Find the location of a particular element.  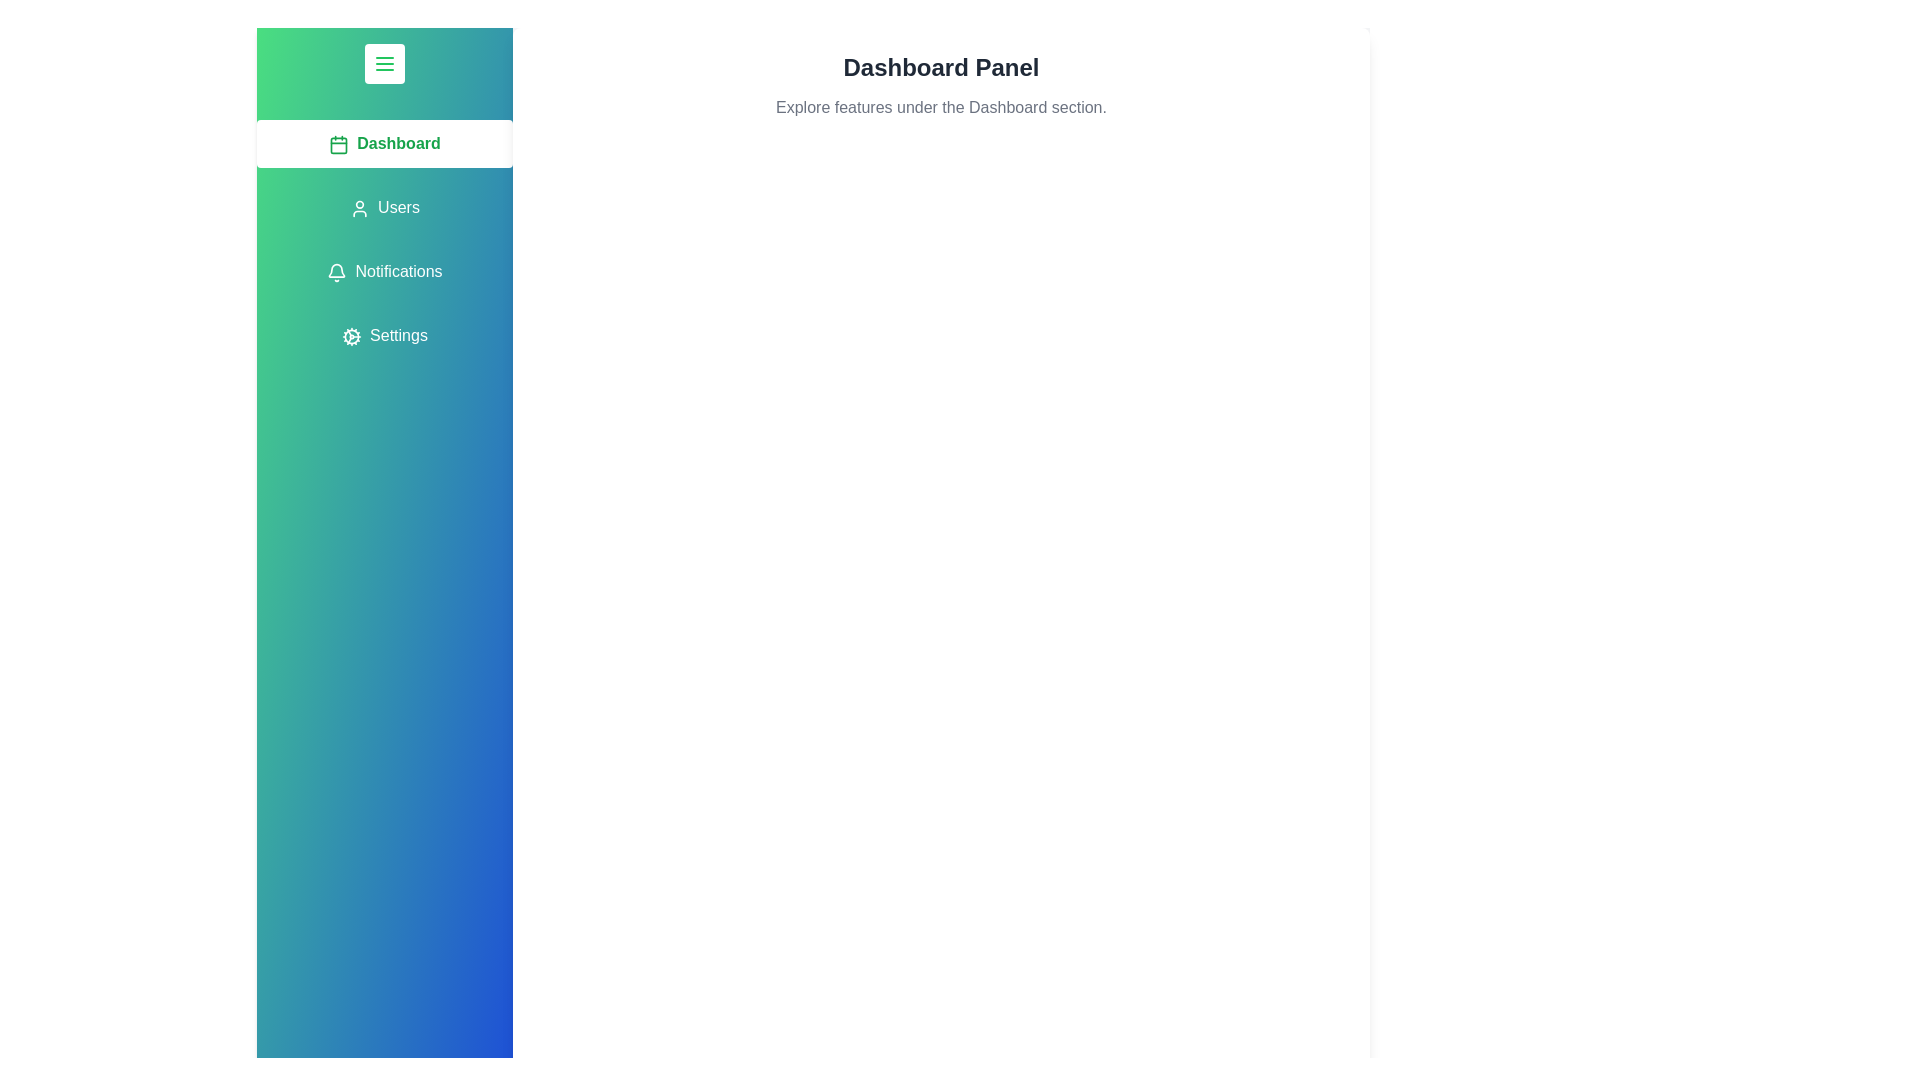

the tab labeled Dashboard to observe its hover effect is located at coordinates (384, 142).